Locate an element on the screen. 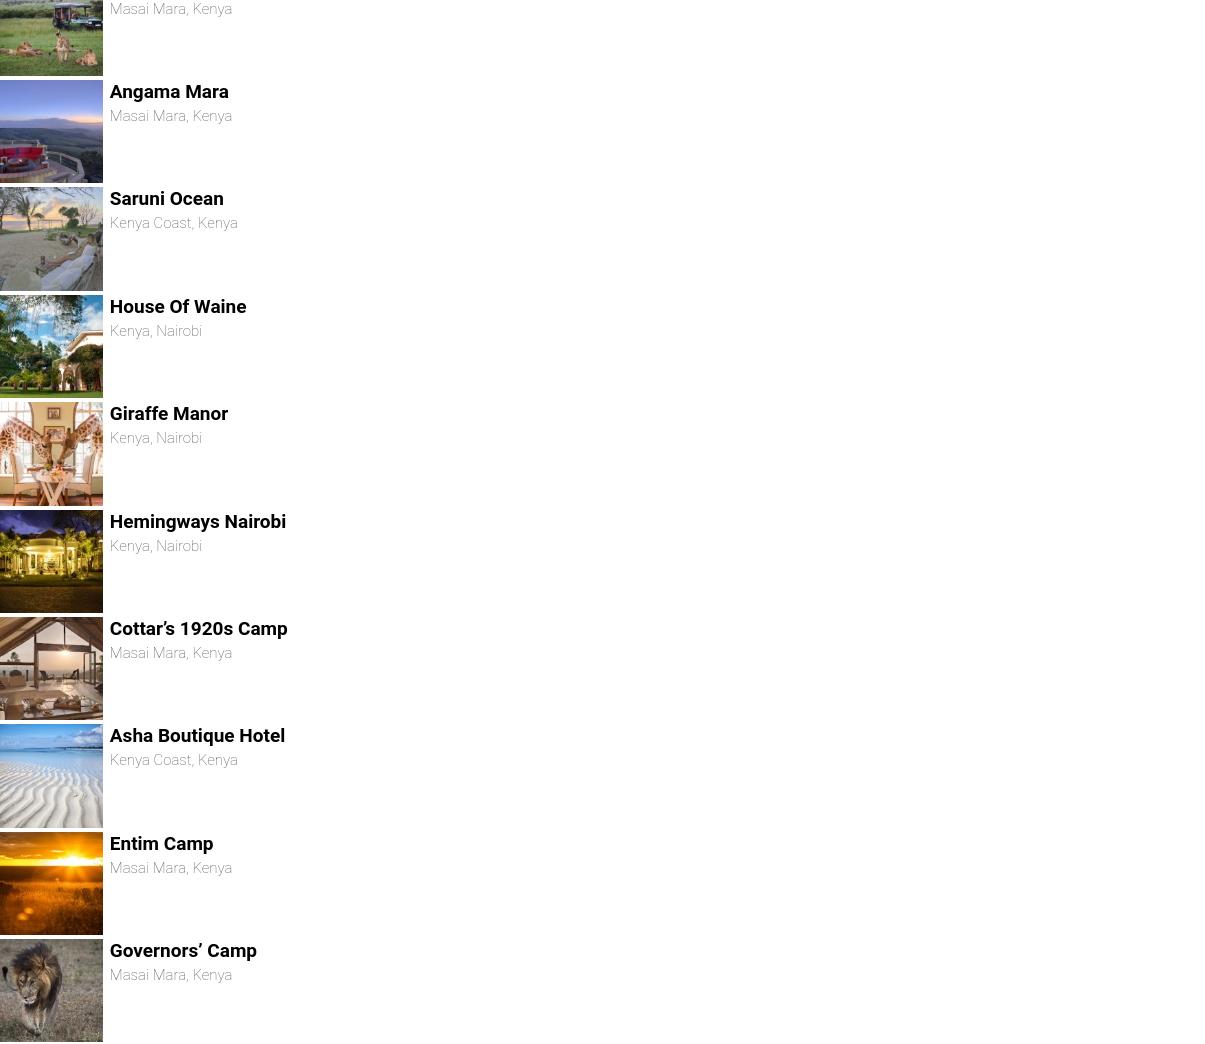  'Governors’ Camp' is located at coordinates (182, 948).